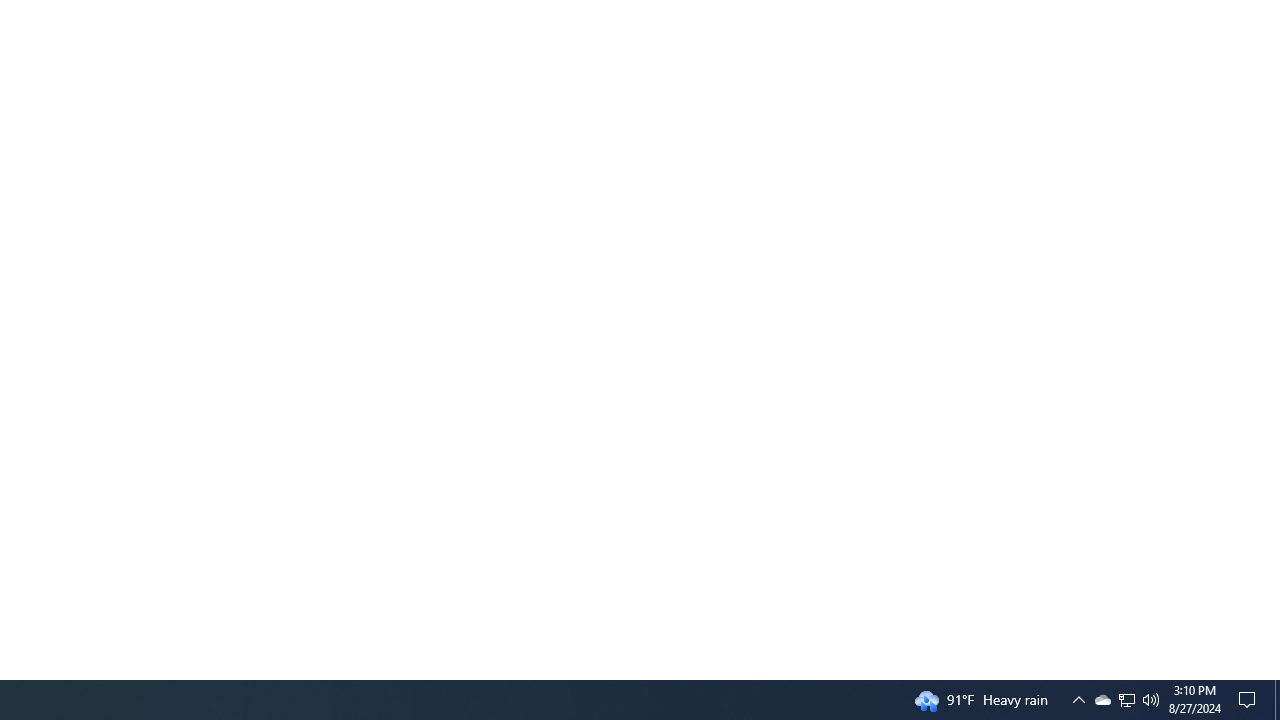 This screenshot has width=1280, height=720. I want to click on 'User Promoted Notification Area', so click(1101, 698).